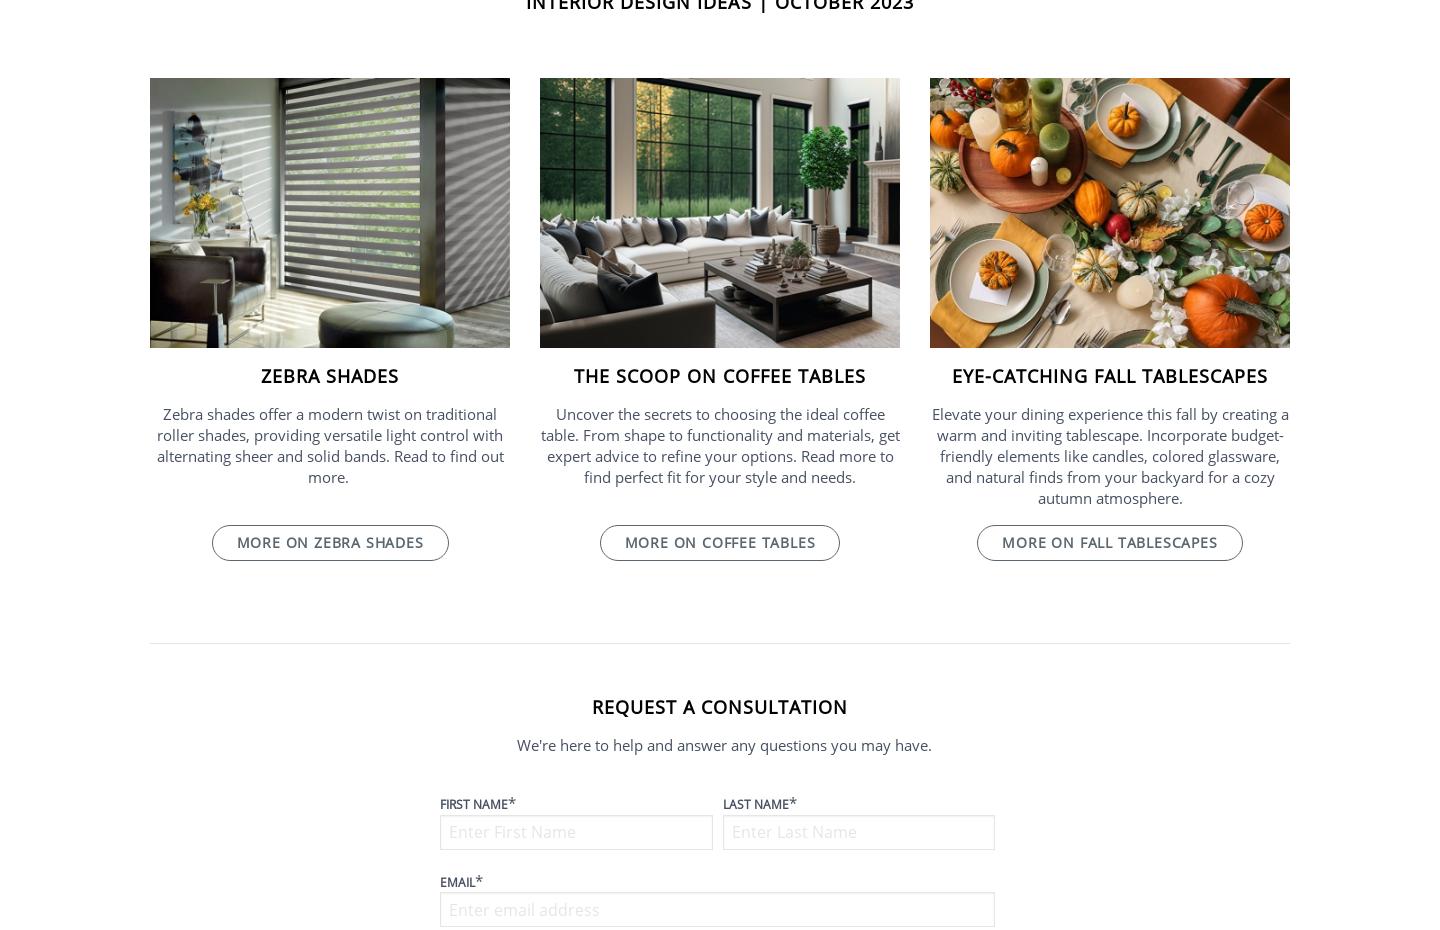  Describe the element at coordinates (1108, 541) in the screenshot. I see `'More on fall tablescapes'` at that location.